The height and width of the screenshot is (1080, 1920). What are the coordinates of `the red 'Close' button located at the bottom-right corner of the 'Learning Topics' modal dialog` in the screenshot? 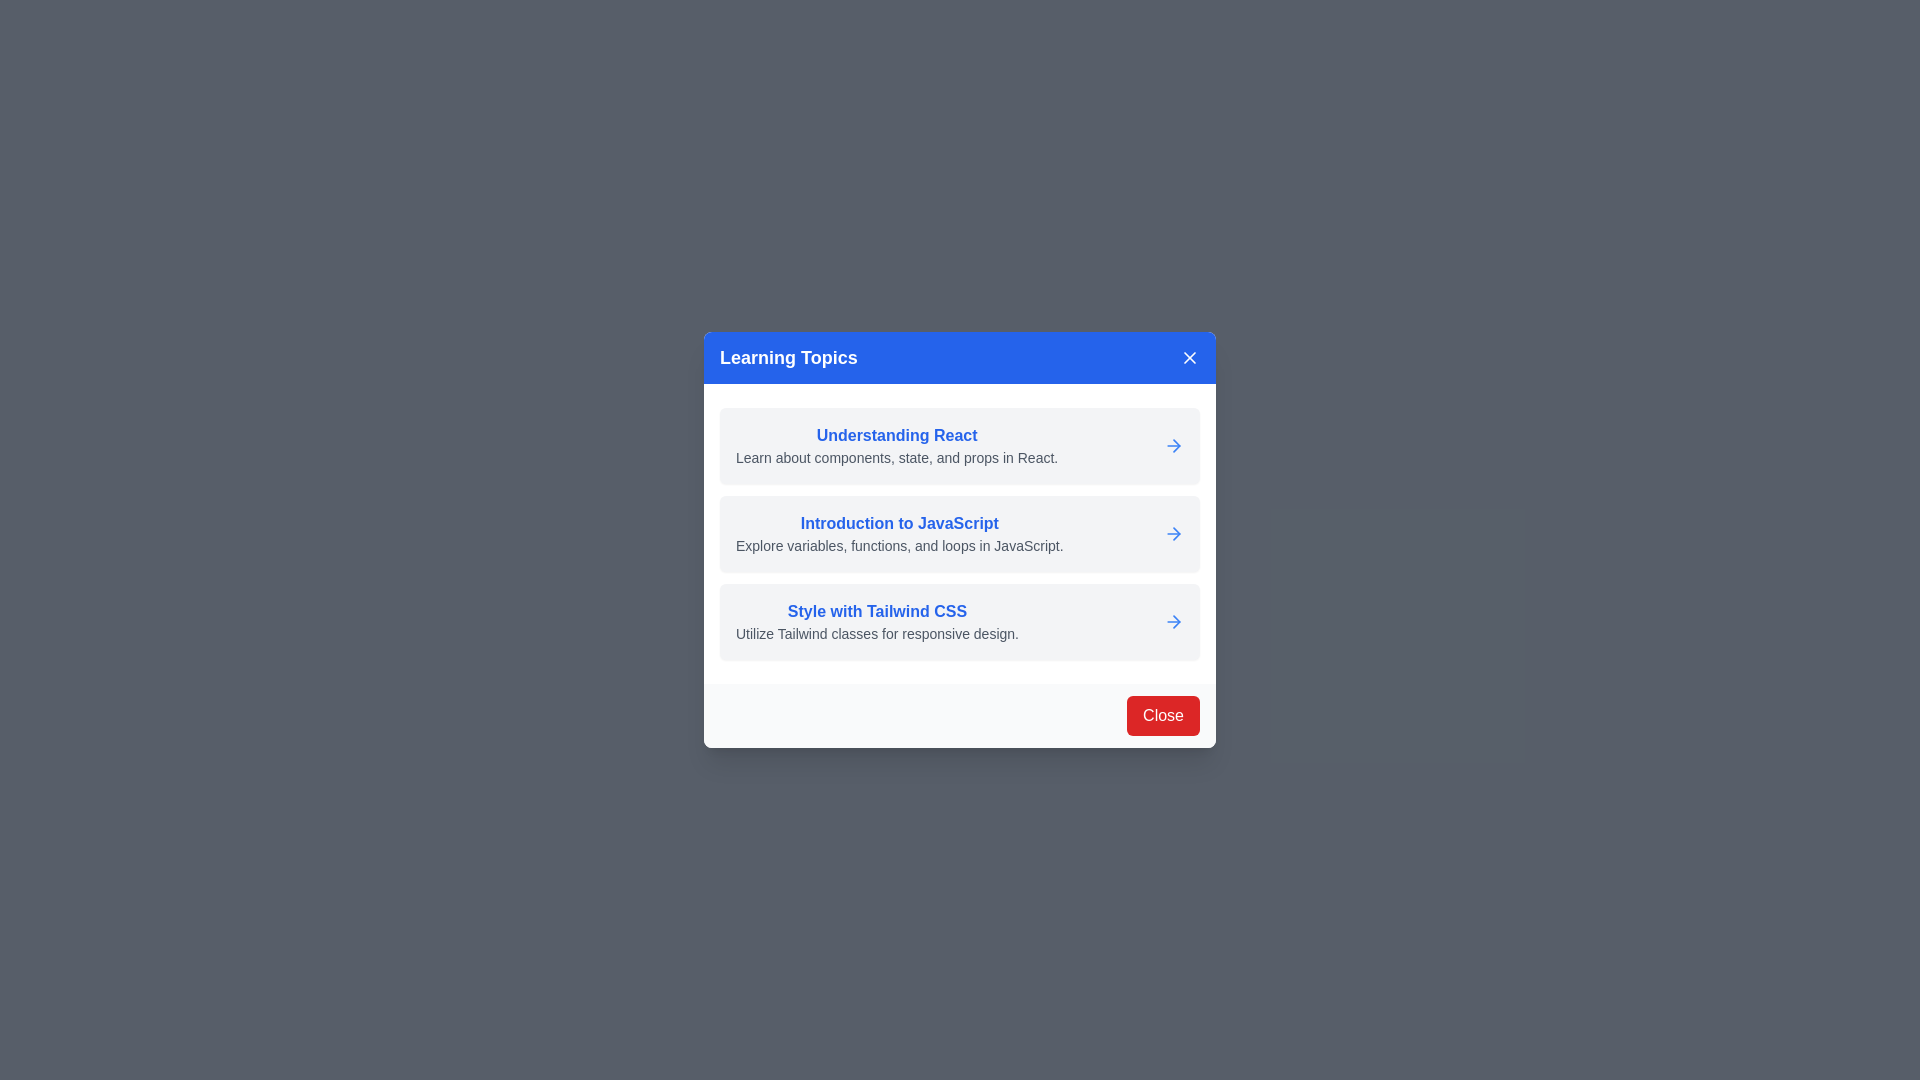 It's located at (1163, 715).